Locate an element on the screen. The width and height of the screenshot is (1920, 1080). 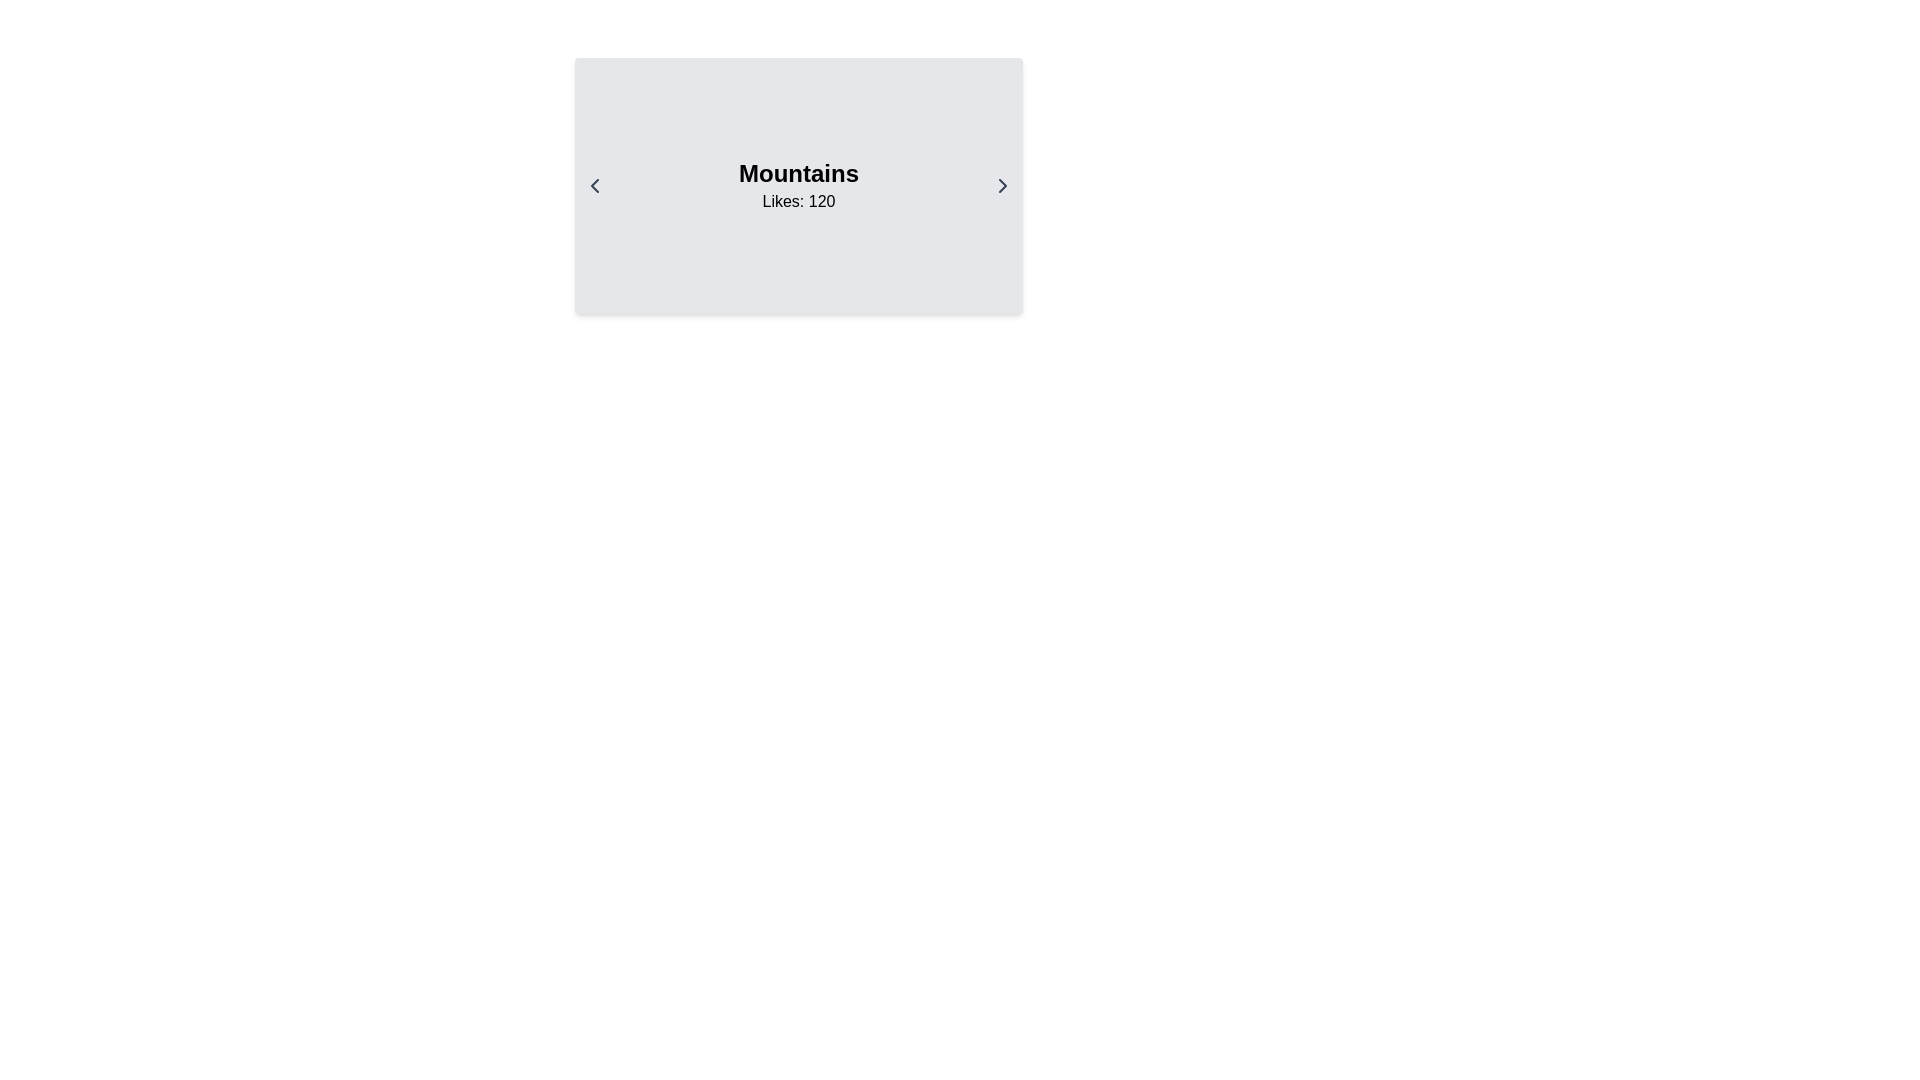
the text that displays the number of likes for the 'Mountains' entity is located at coordinates (797, 201).